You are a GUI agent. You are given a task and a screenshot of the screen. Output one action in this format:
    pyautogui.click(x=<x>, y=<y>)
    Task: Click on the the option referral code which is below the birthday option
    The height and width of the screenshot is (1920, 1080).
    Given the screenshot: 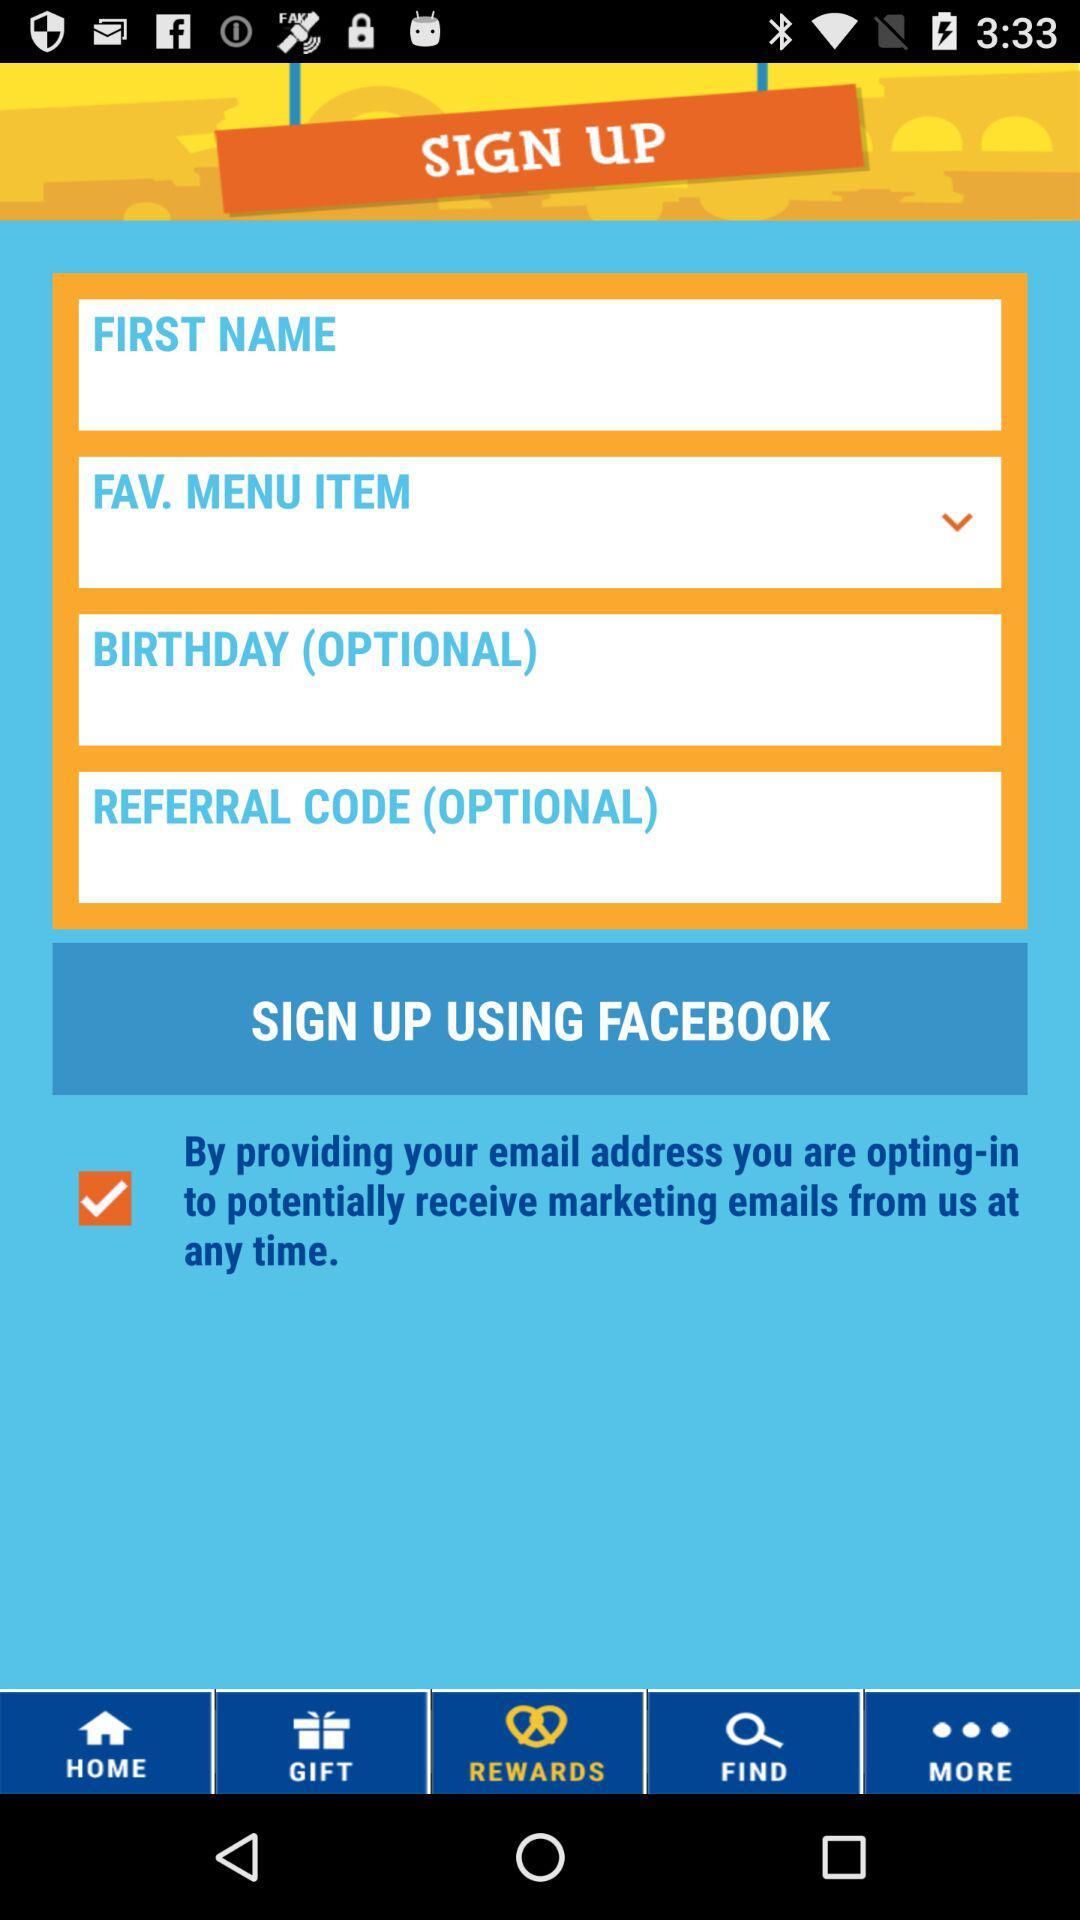 What is the action you would take?
    pyautogui.click(x=540, y=837)
    